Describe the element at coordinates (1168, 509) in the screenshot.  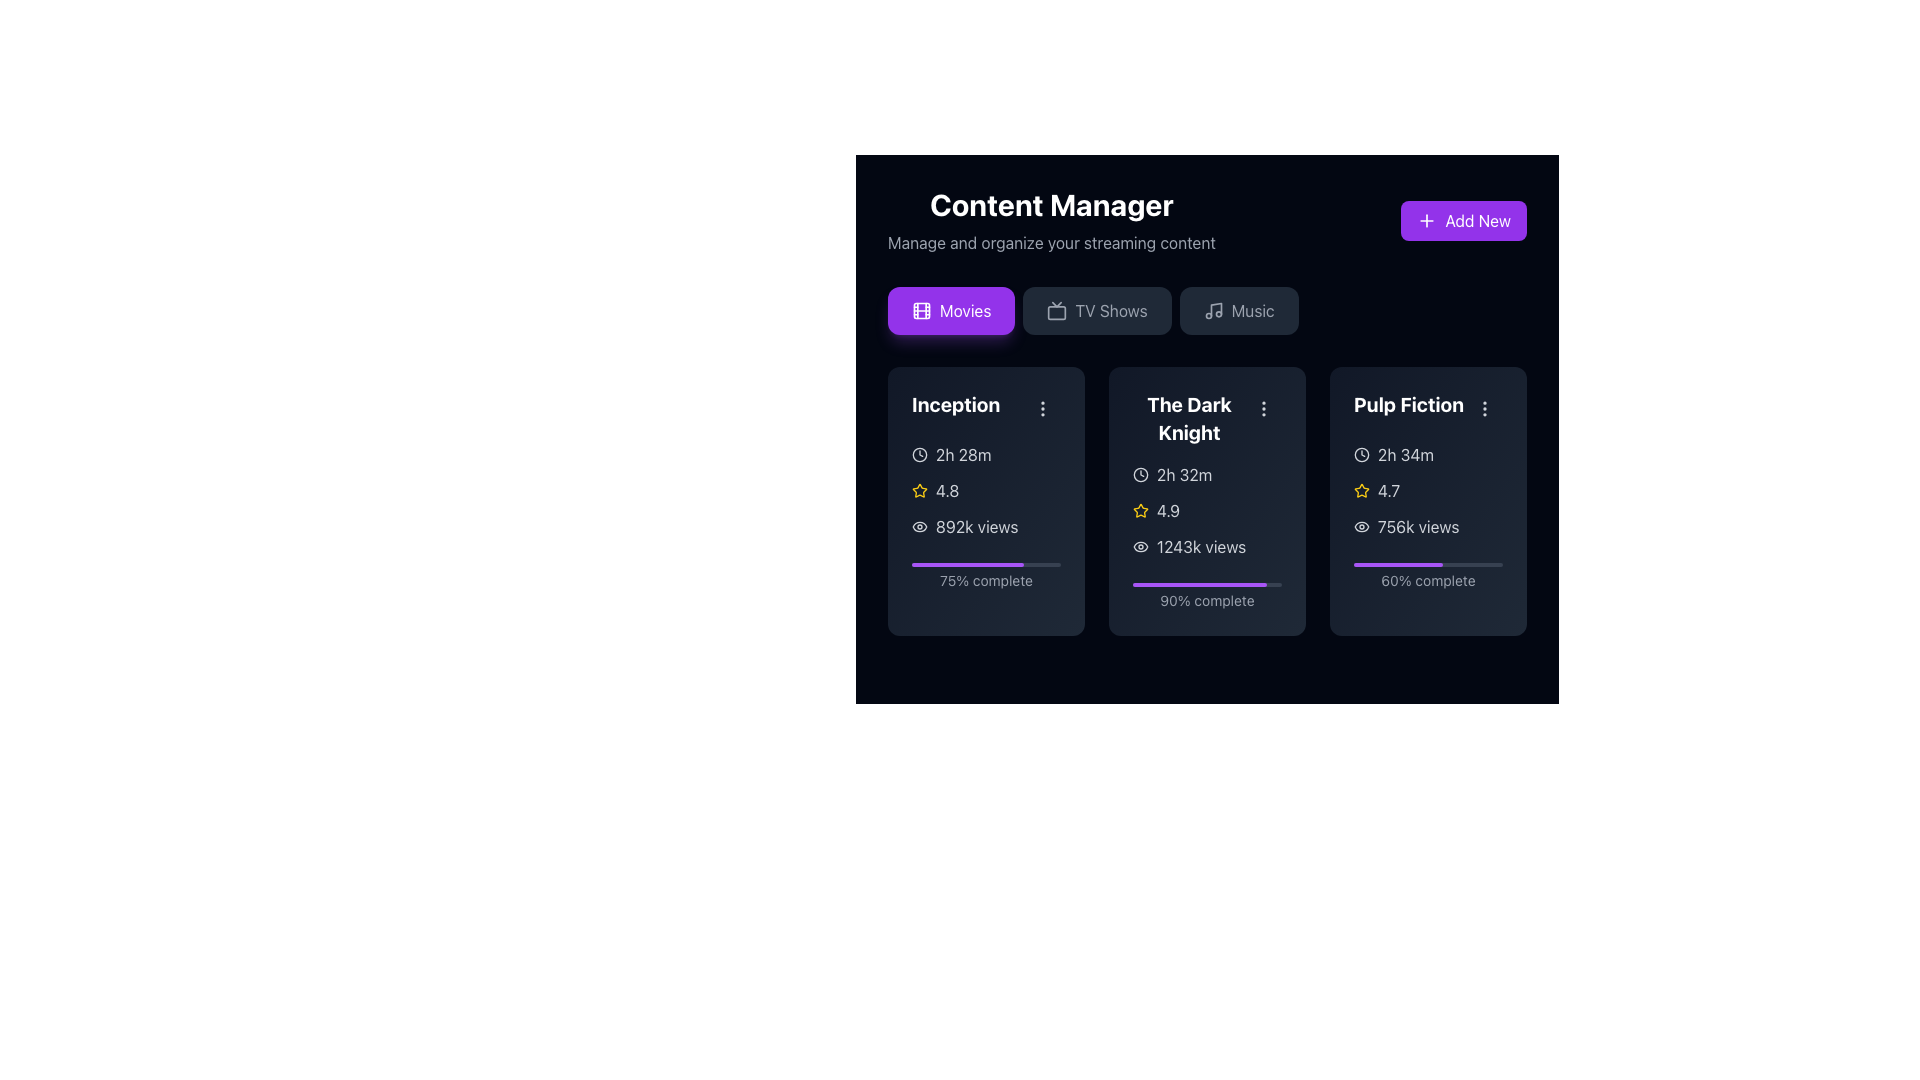
I see `the Text Label displaying the number '4.9' which is part of the rating system next to the yellow star icon for 'The Dark Knight'` at that location.